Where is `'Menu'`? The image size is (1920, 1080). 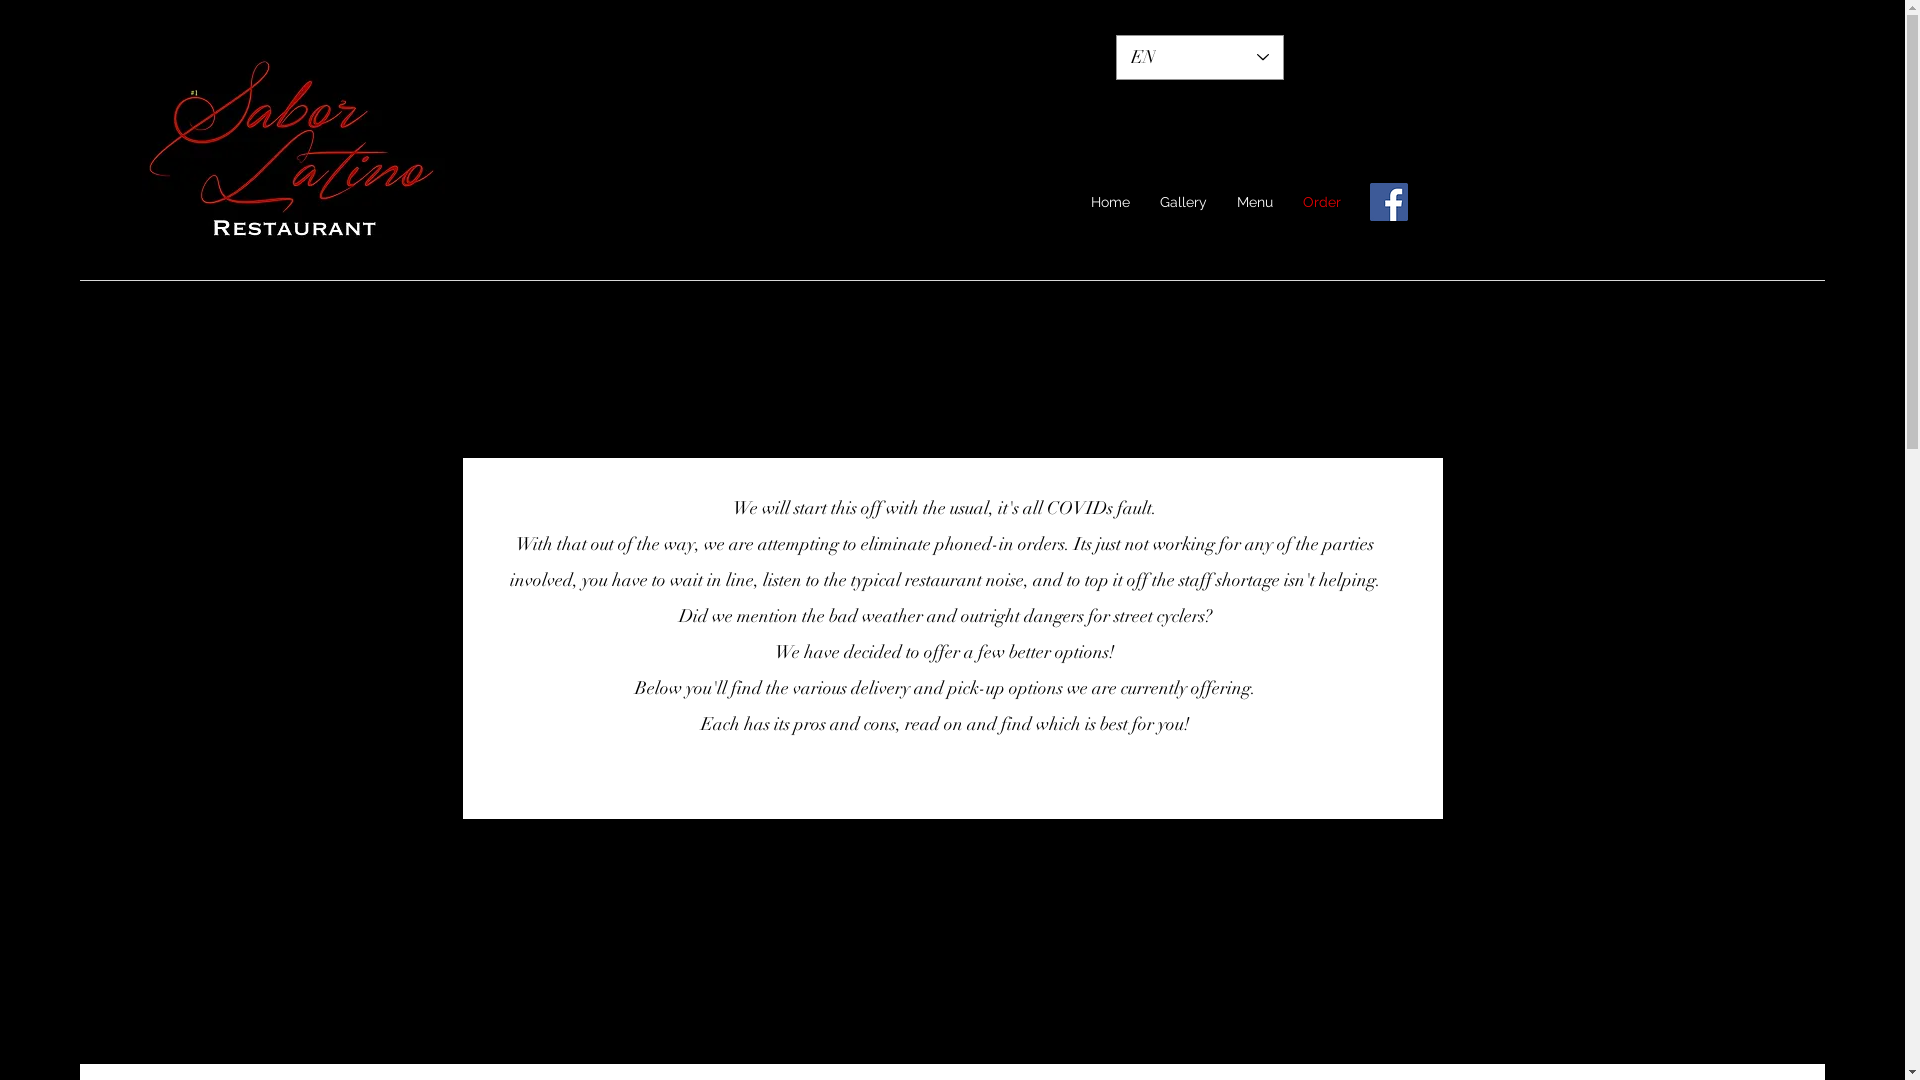 'Menu' is located at coordinates (1253, 202).